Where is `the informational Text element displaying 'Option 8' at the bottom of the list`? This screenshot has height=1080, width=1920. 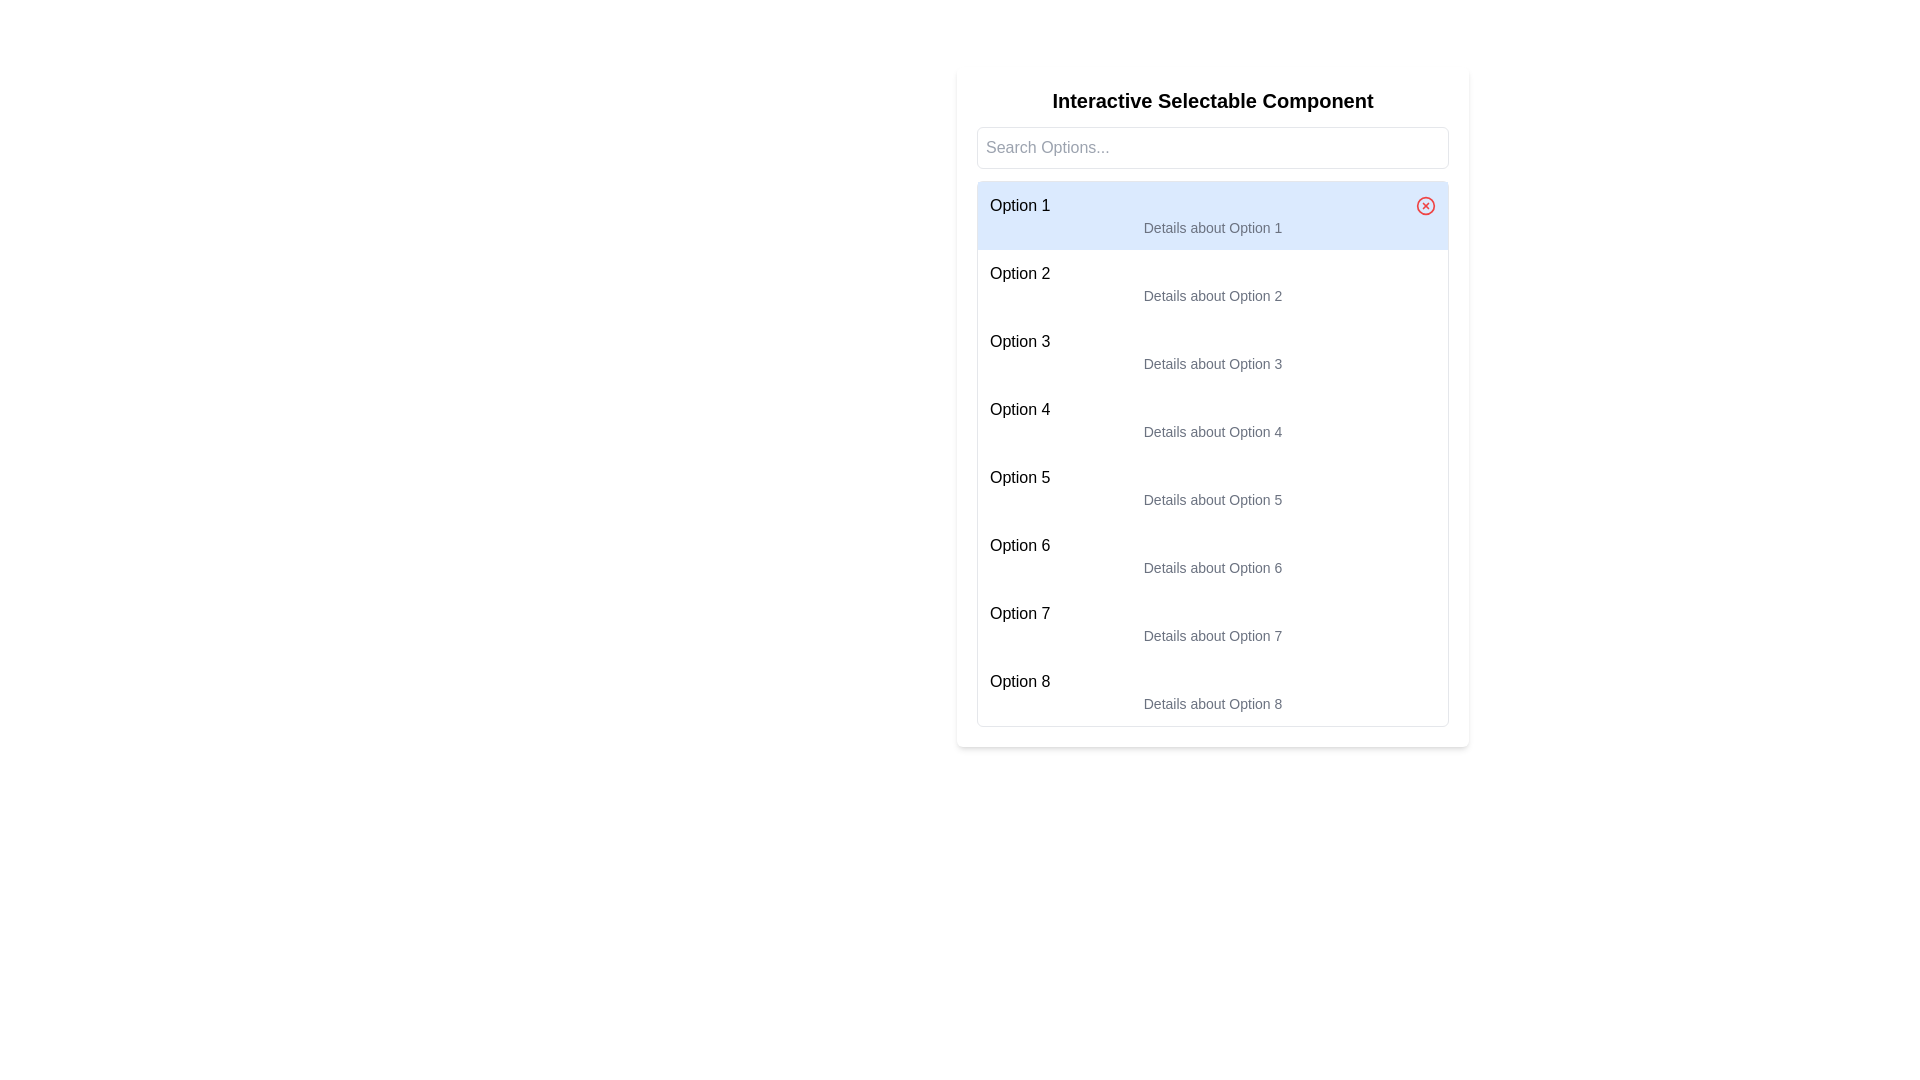
the informational Text element displaying 'Option 8' at the bottom of the list is located at coordinates (1212, 690).